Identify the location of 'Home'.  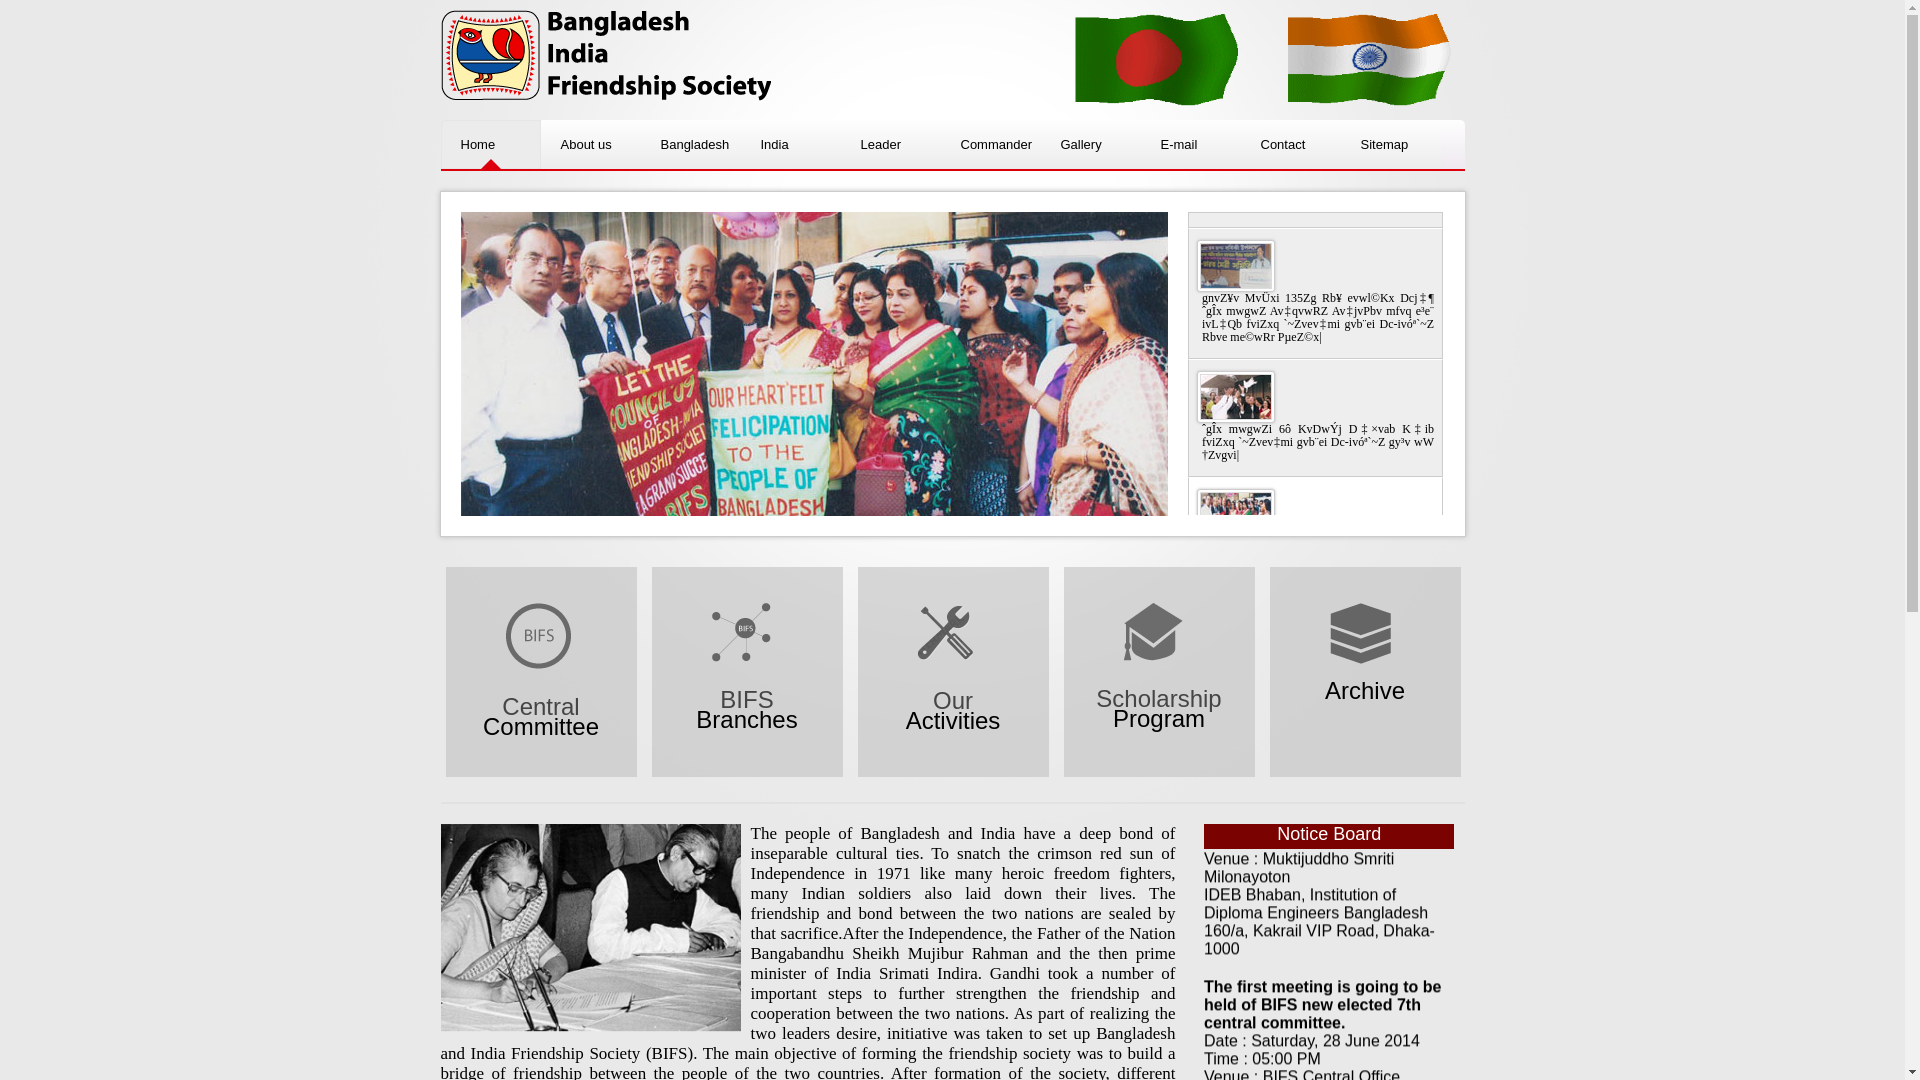
(489, 143).